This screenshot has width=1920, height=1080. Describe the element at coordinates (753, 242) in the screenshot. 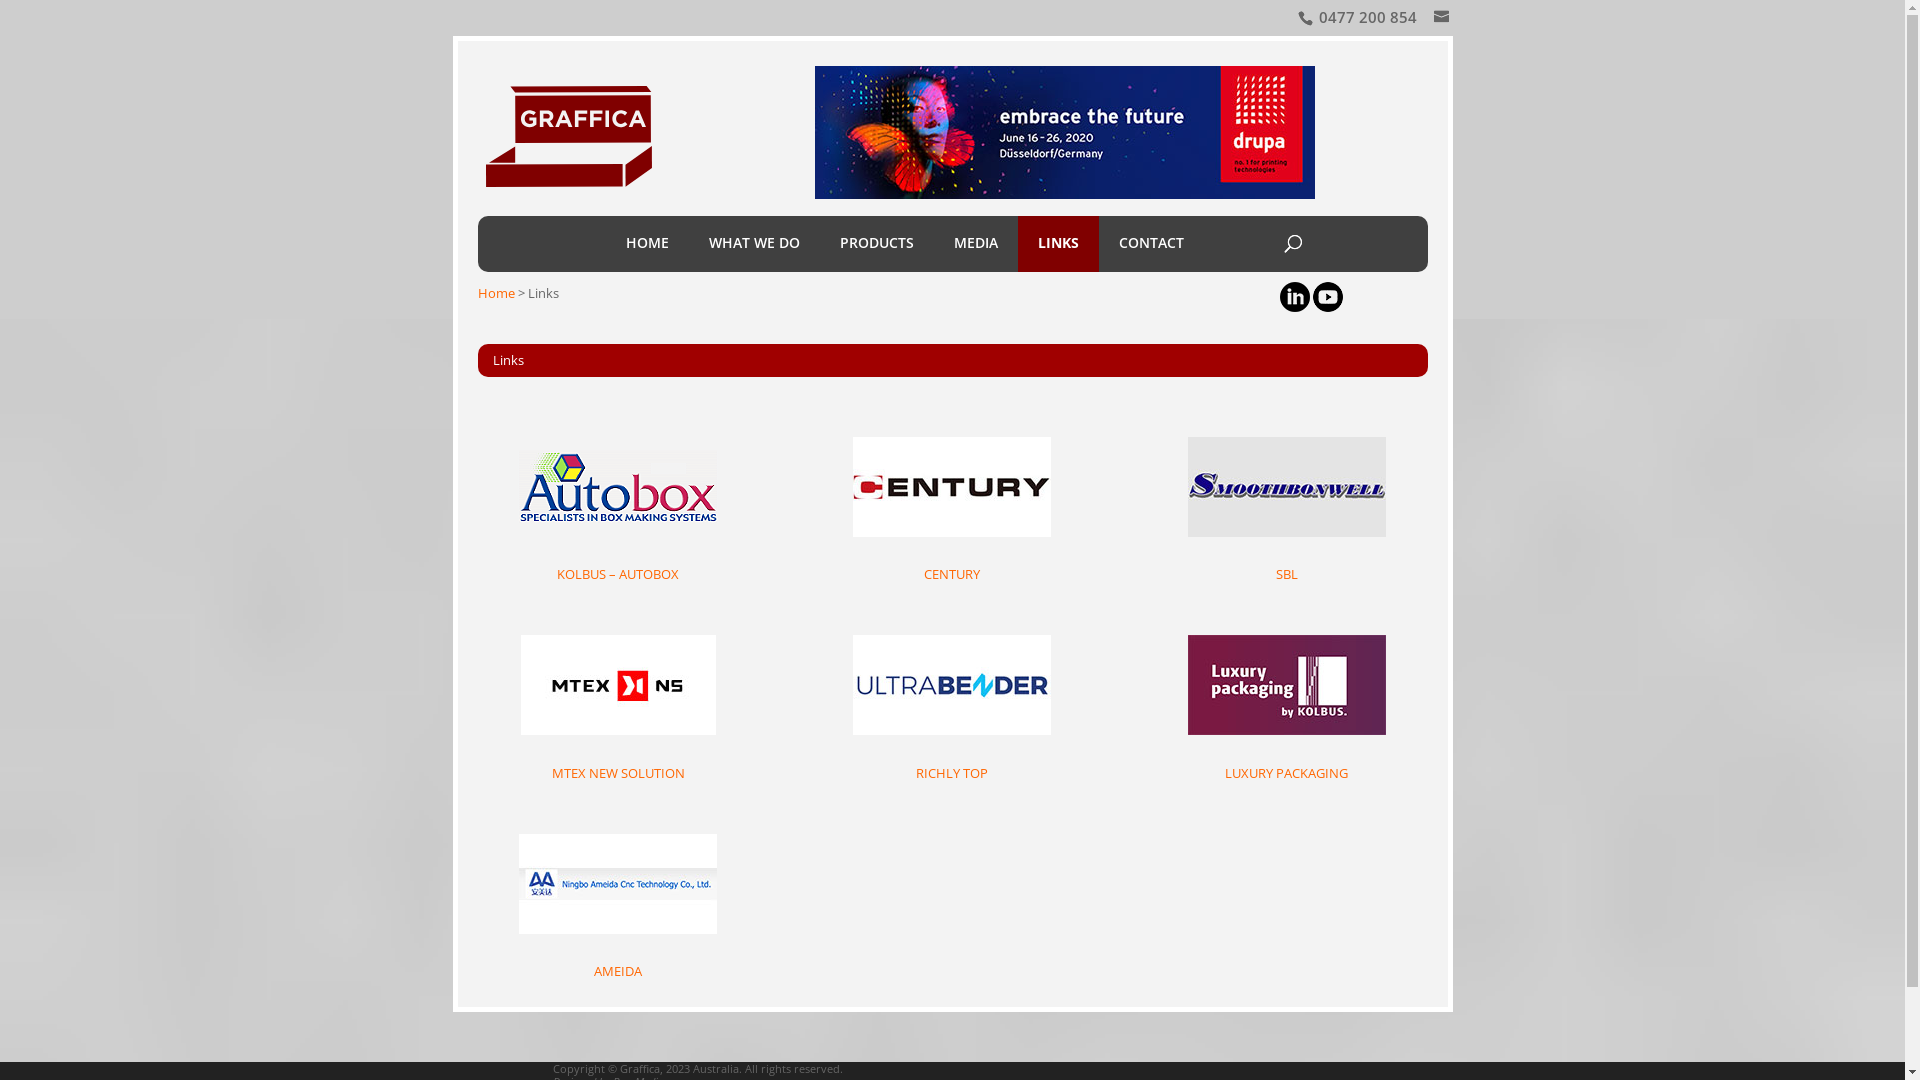

I see `'WHAT WE DO'` at that location.